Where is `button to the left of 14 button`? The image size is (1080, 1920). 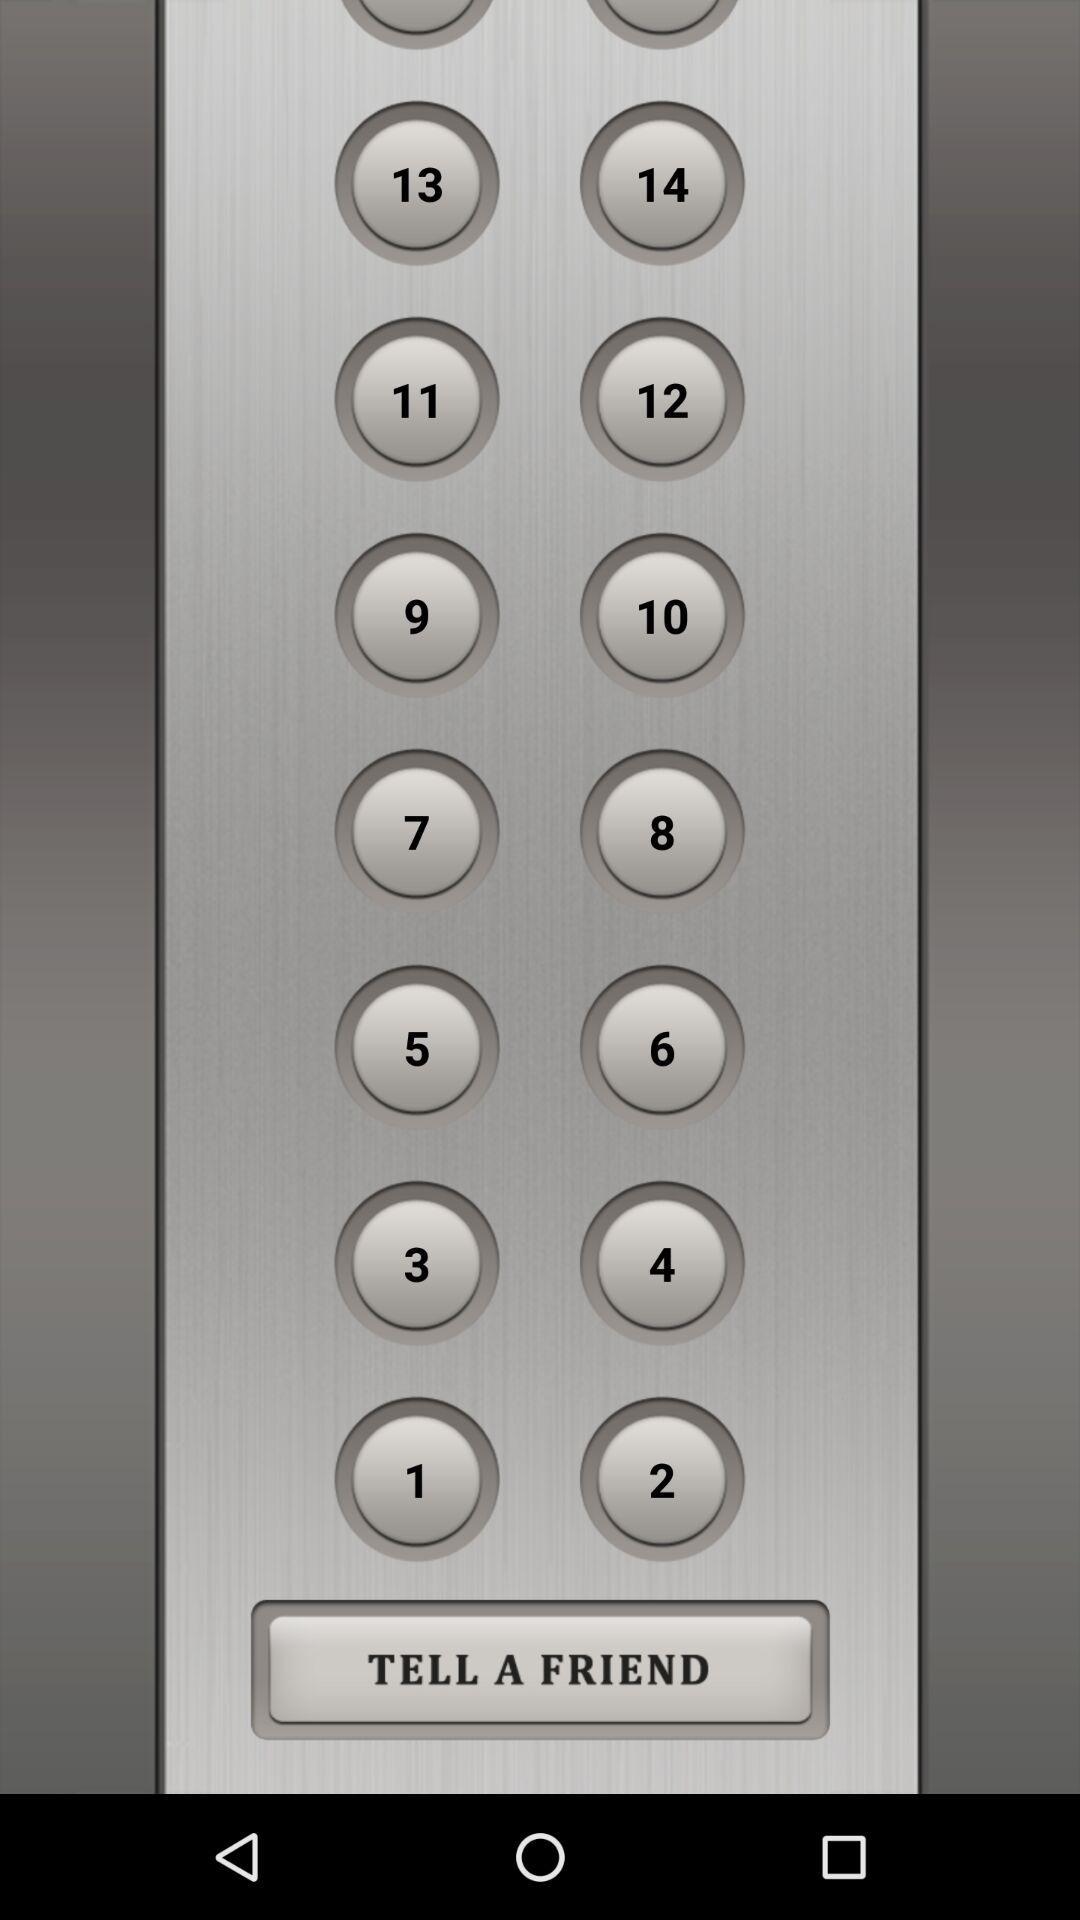
button to the left of 14 button is located at coordinates (416, 183).